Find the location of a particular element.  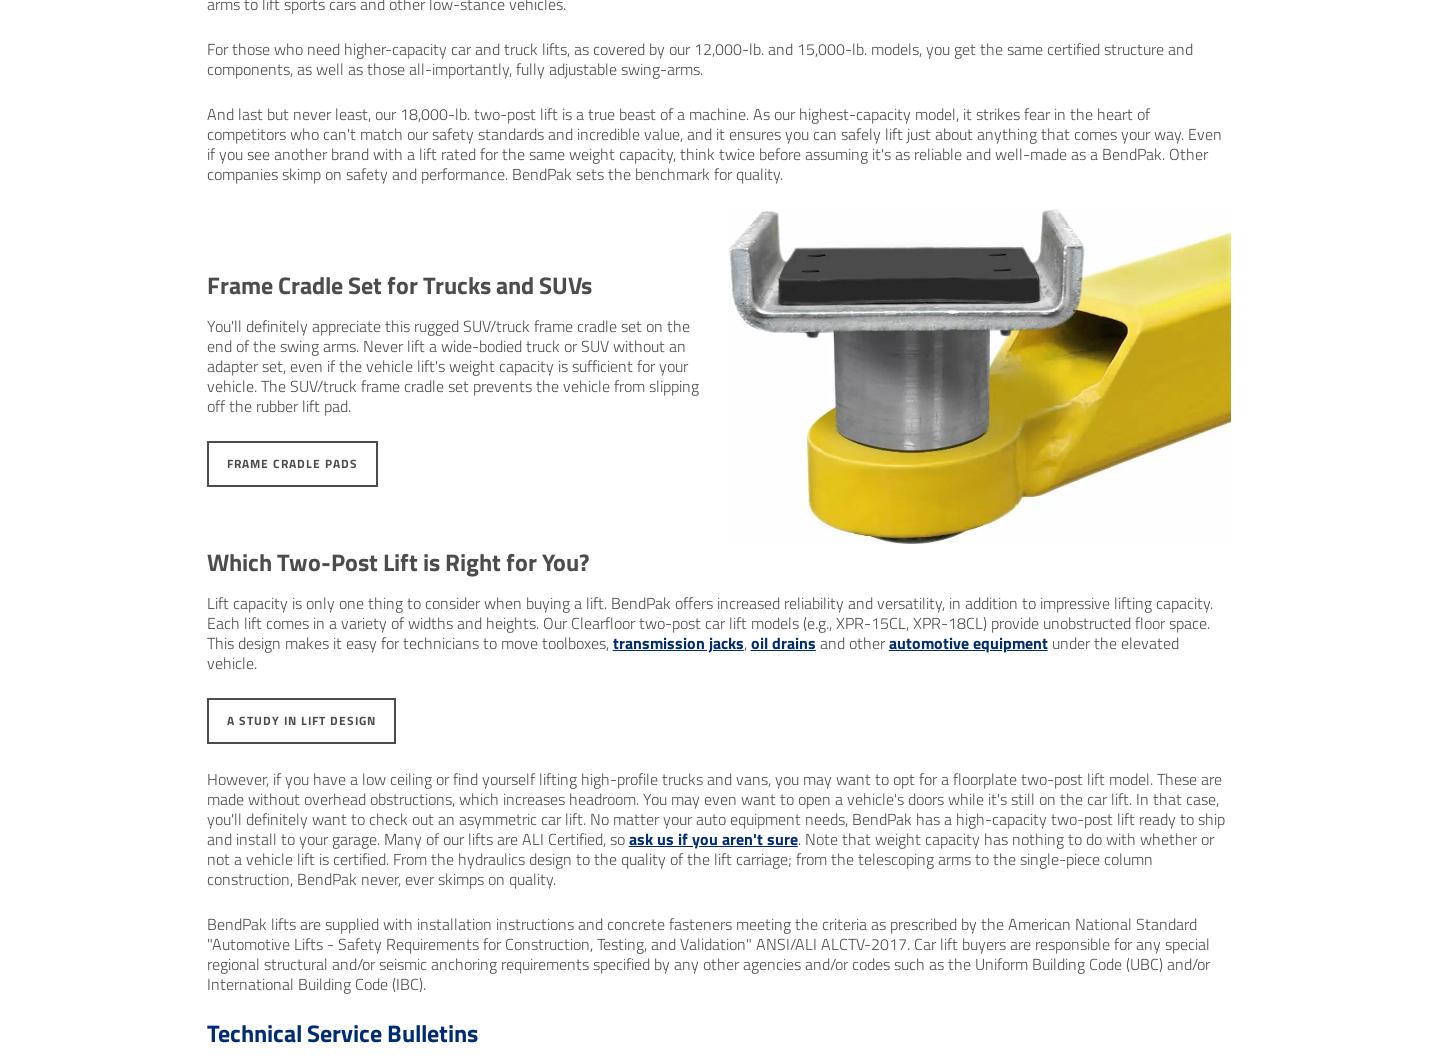

'ask us if you aren't sure' is located at coordinates (712, 837).